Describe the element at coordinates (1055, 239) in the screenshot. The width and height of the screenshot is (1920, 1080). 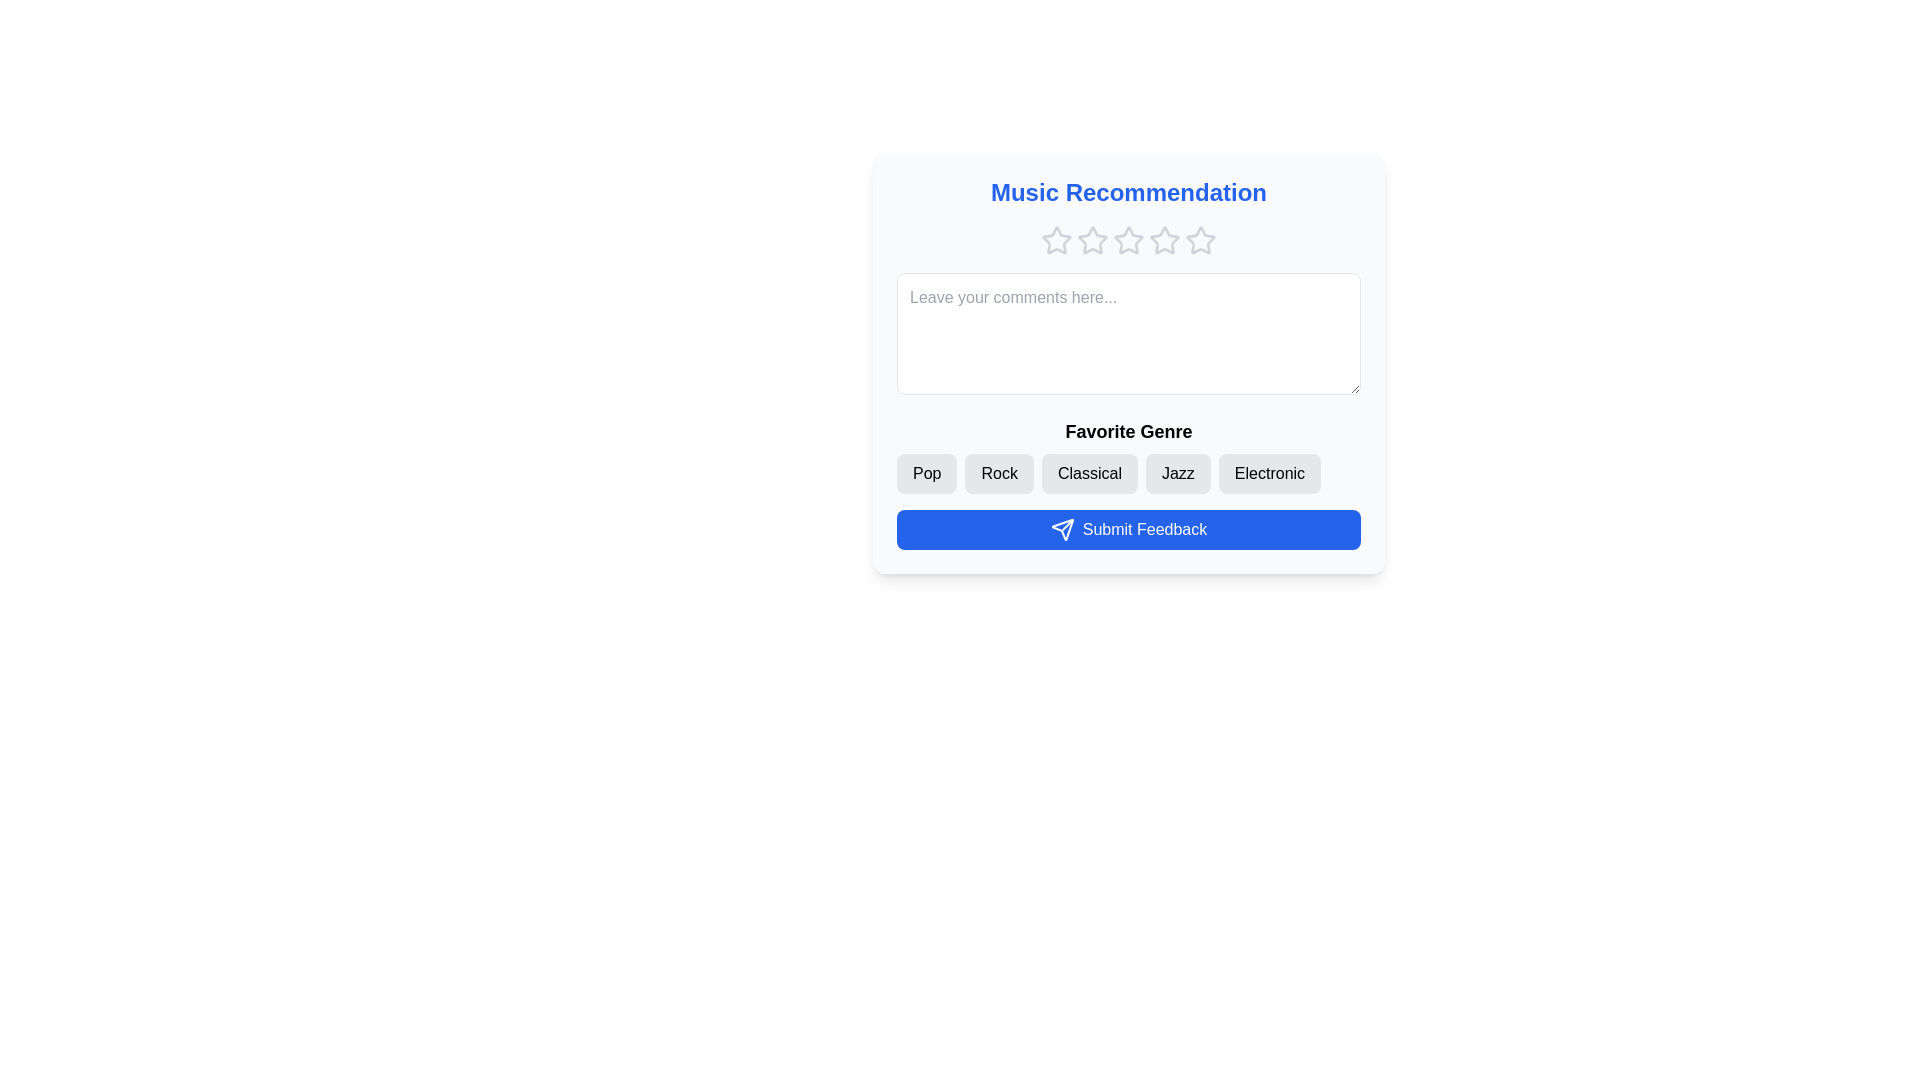
I see `the second star icon in the rating sequence located below 'Music Recommendation'` at that location.